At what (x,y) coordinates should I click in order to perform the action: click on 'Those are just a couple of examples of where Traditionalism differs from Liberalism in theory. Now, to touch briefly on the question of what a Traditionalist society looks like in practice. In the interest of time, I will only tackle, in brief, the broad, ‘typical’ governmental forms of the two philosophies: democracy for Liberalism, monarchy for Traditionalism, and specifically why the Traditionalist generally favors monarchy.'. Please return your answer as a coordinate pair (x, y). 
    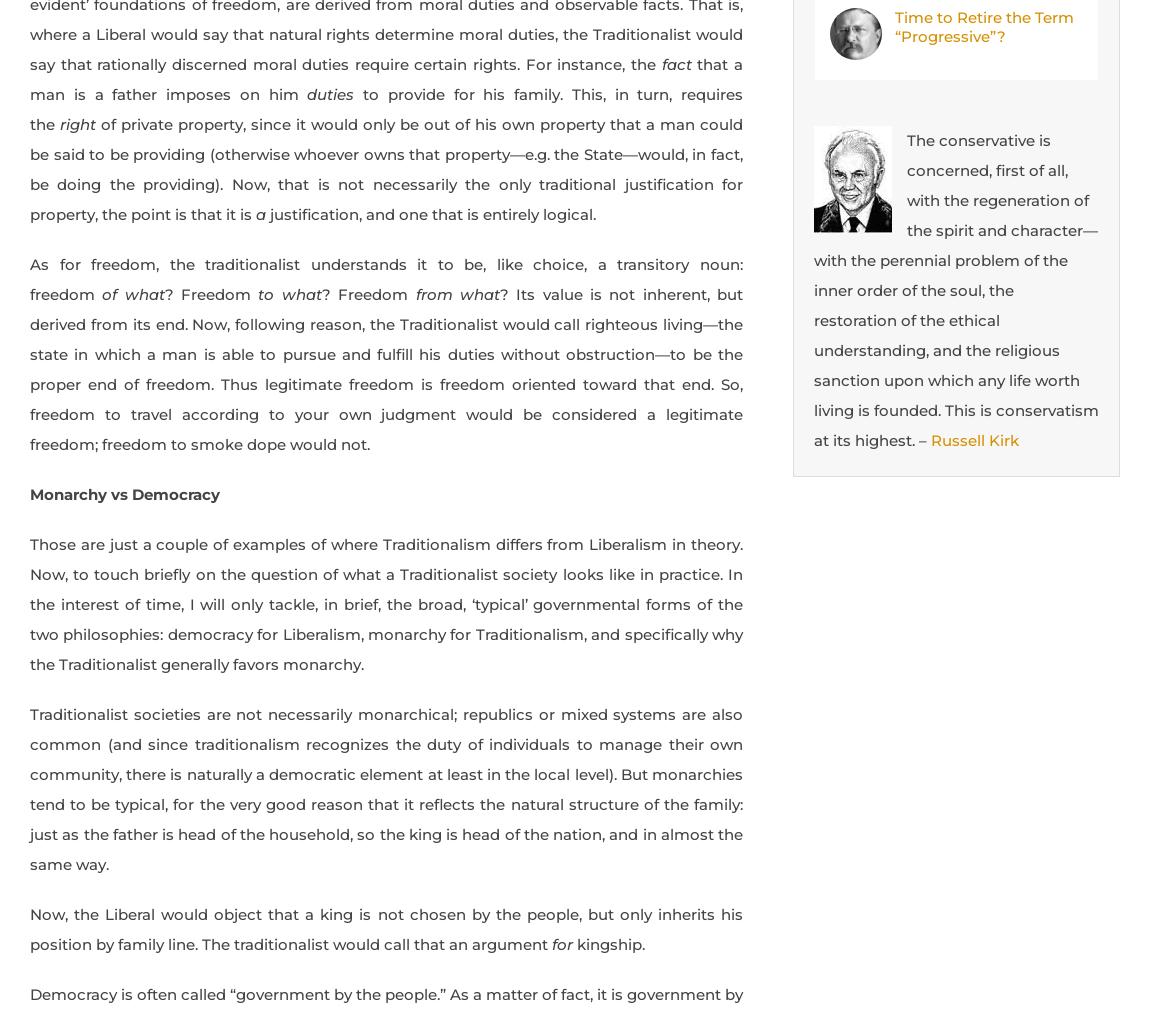
    Looking at the image, I should click on (386, 603).